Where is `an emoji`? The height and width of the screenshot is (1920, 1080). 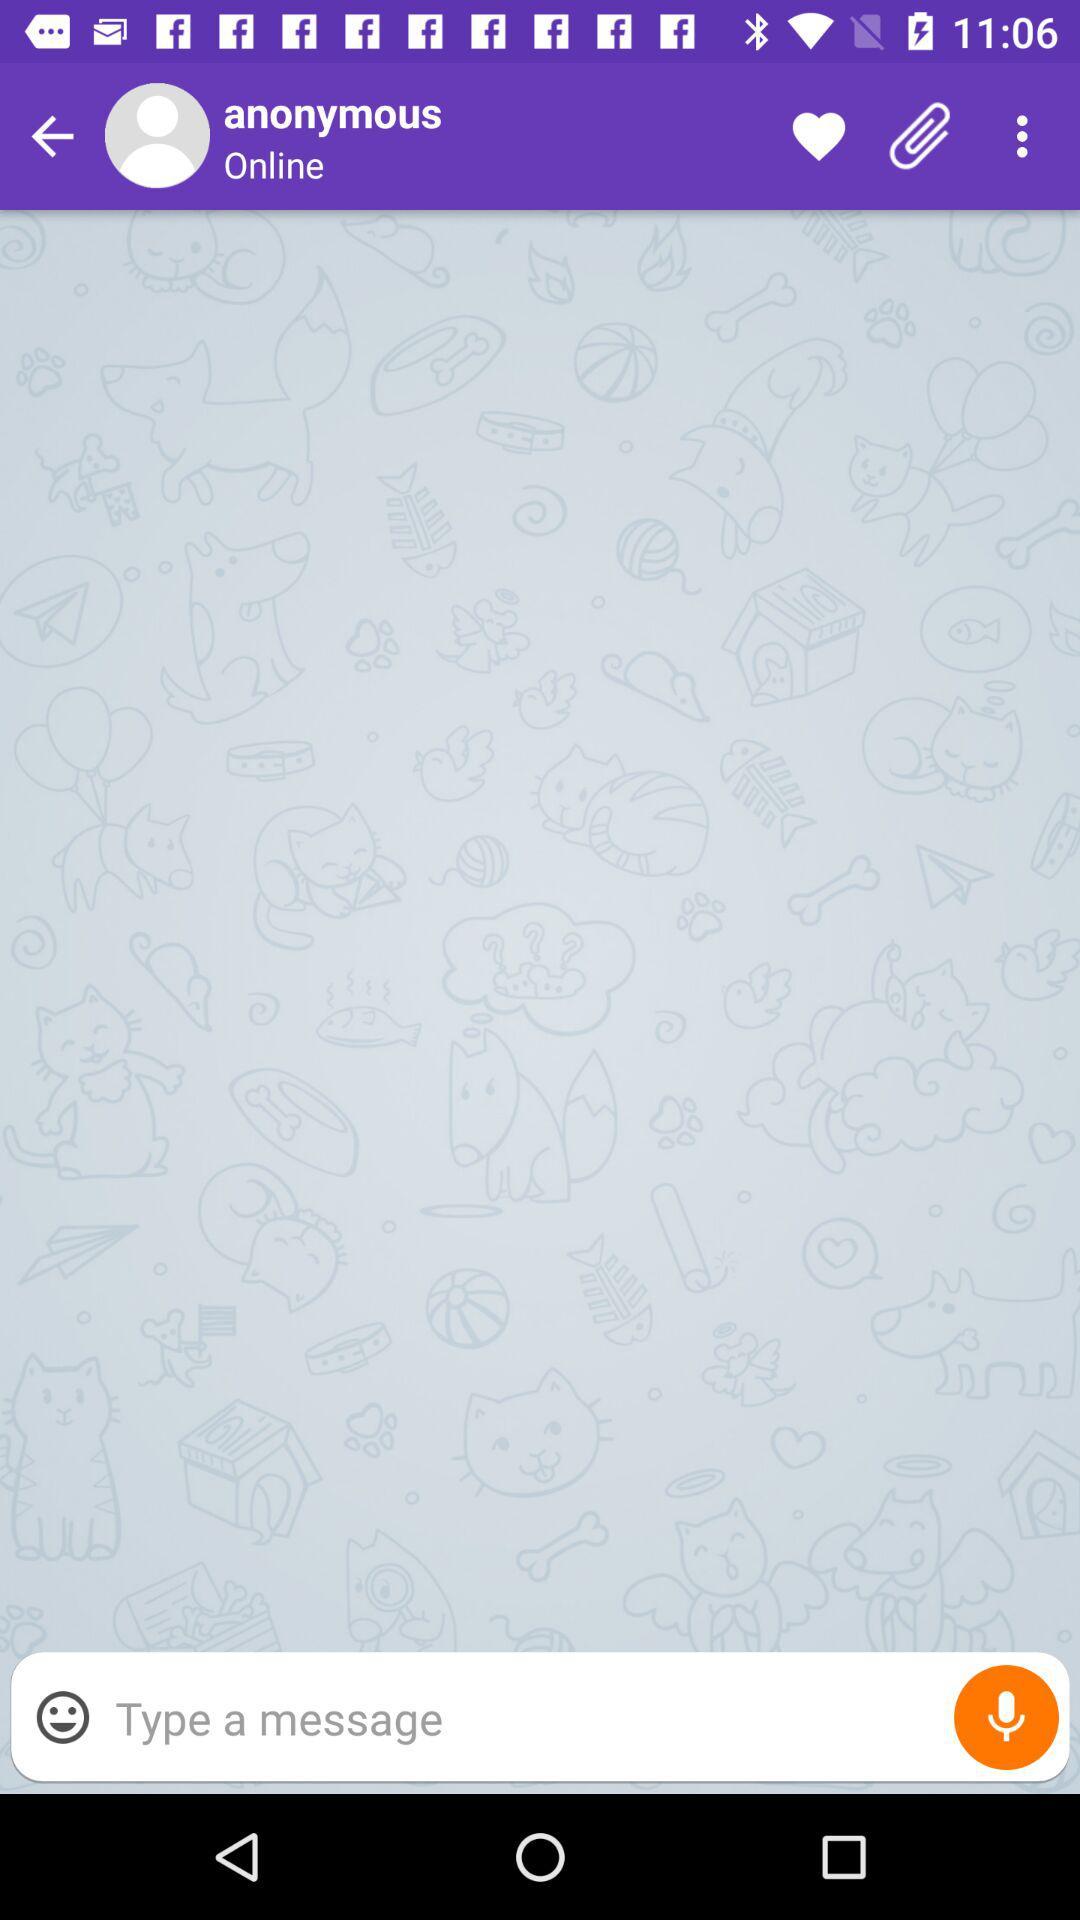
an emoji is located at coordinates (61, 1716).